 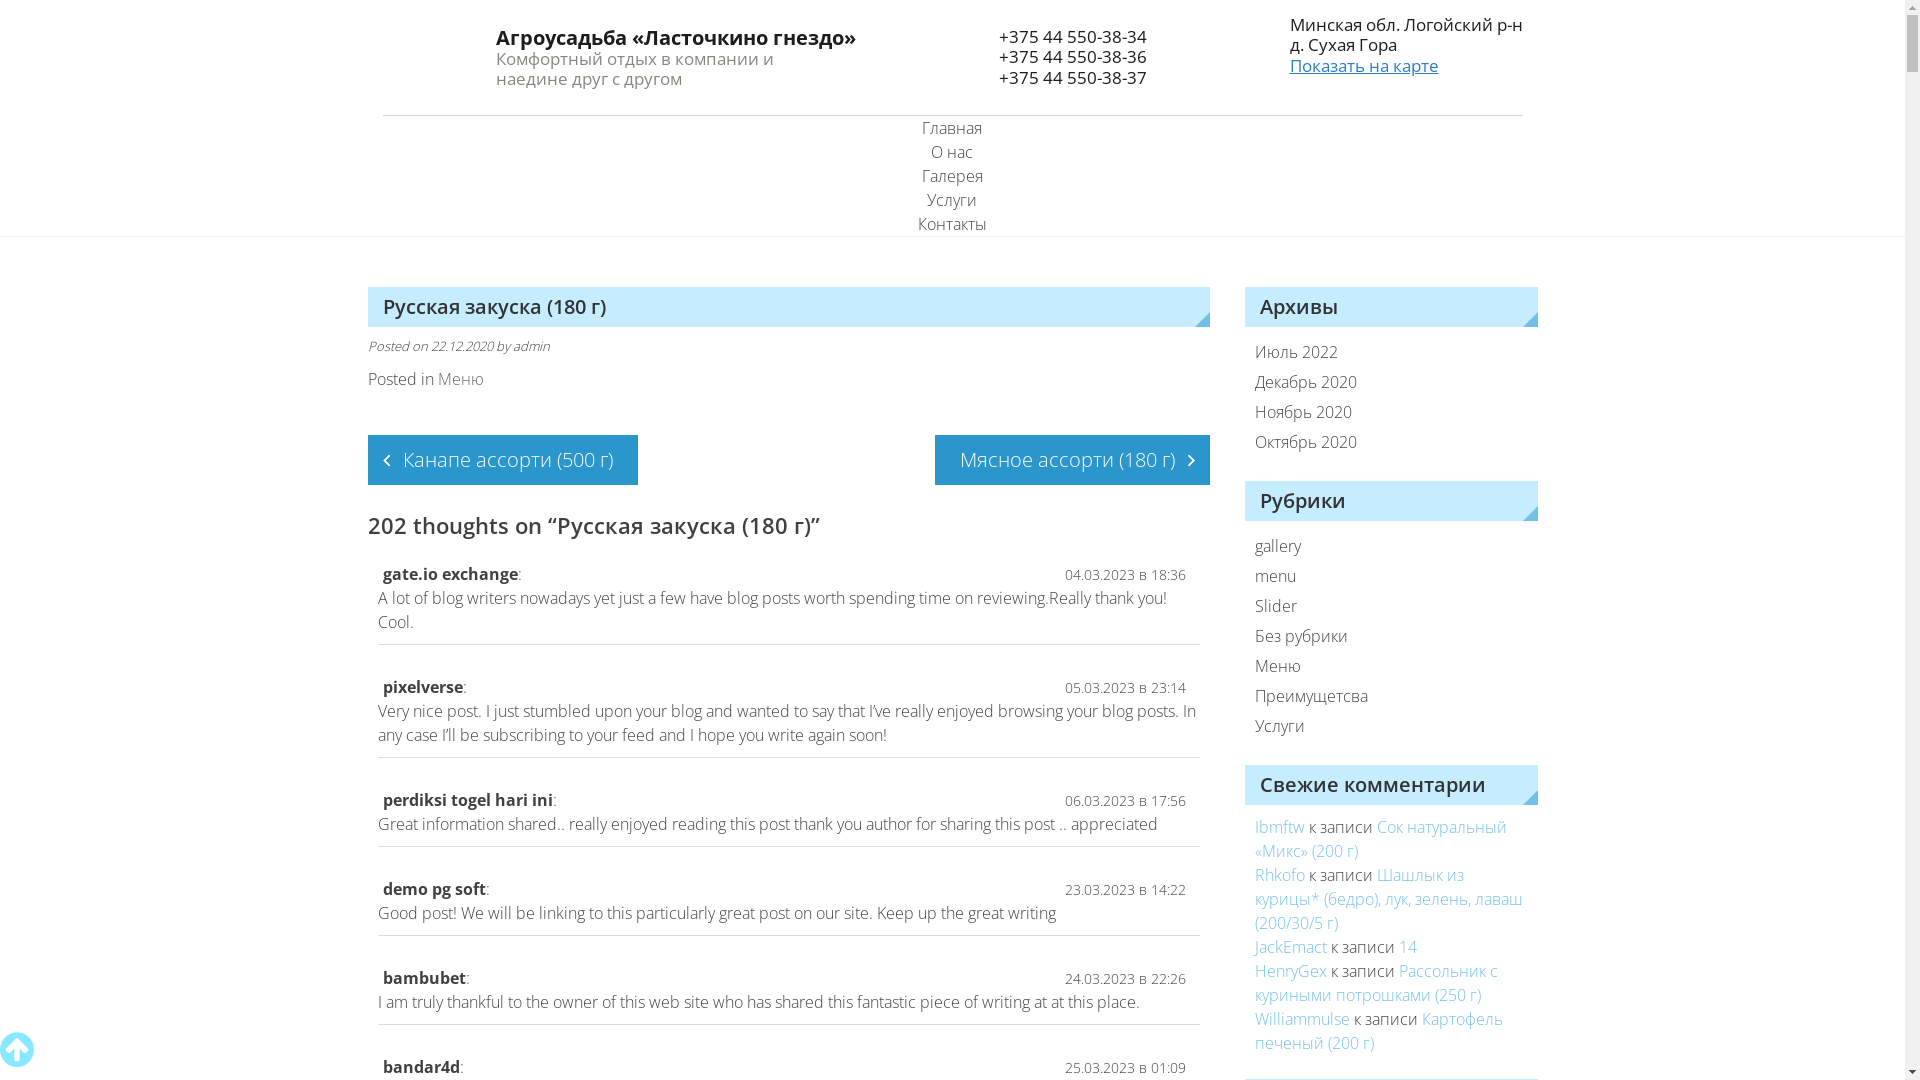 What do you see at coordinates (1070, 76) in the screenshot?
I see `'+375 44 550-38-37'` at bounding box center [1070, 76].